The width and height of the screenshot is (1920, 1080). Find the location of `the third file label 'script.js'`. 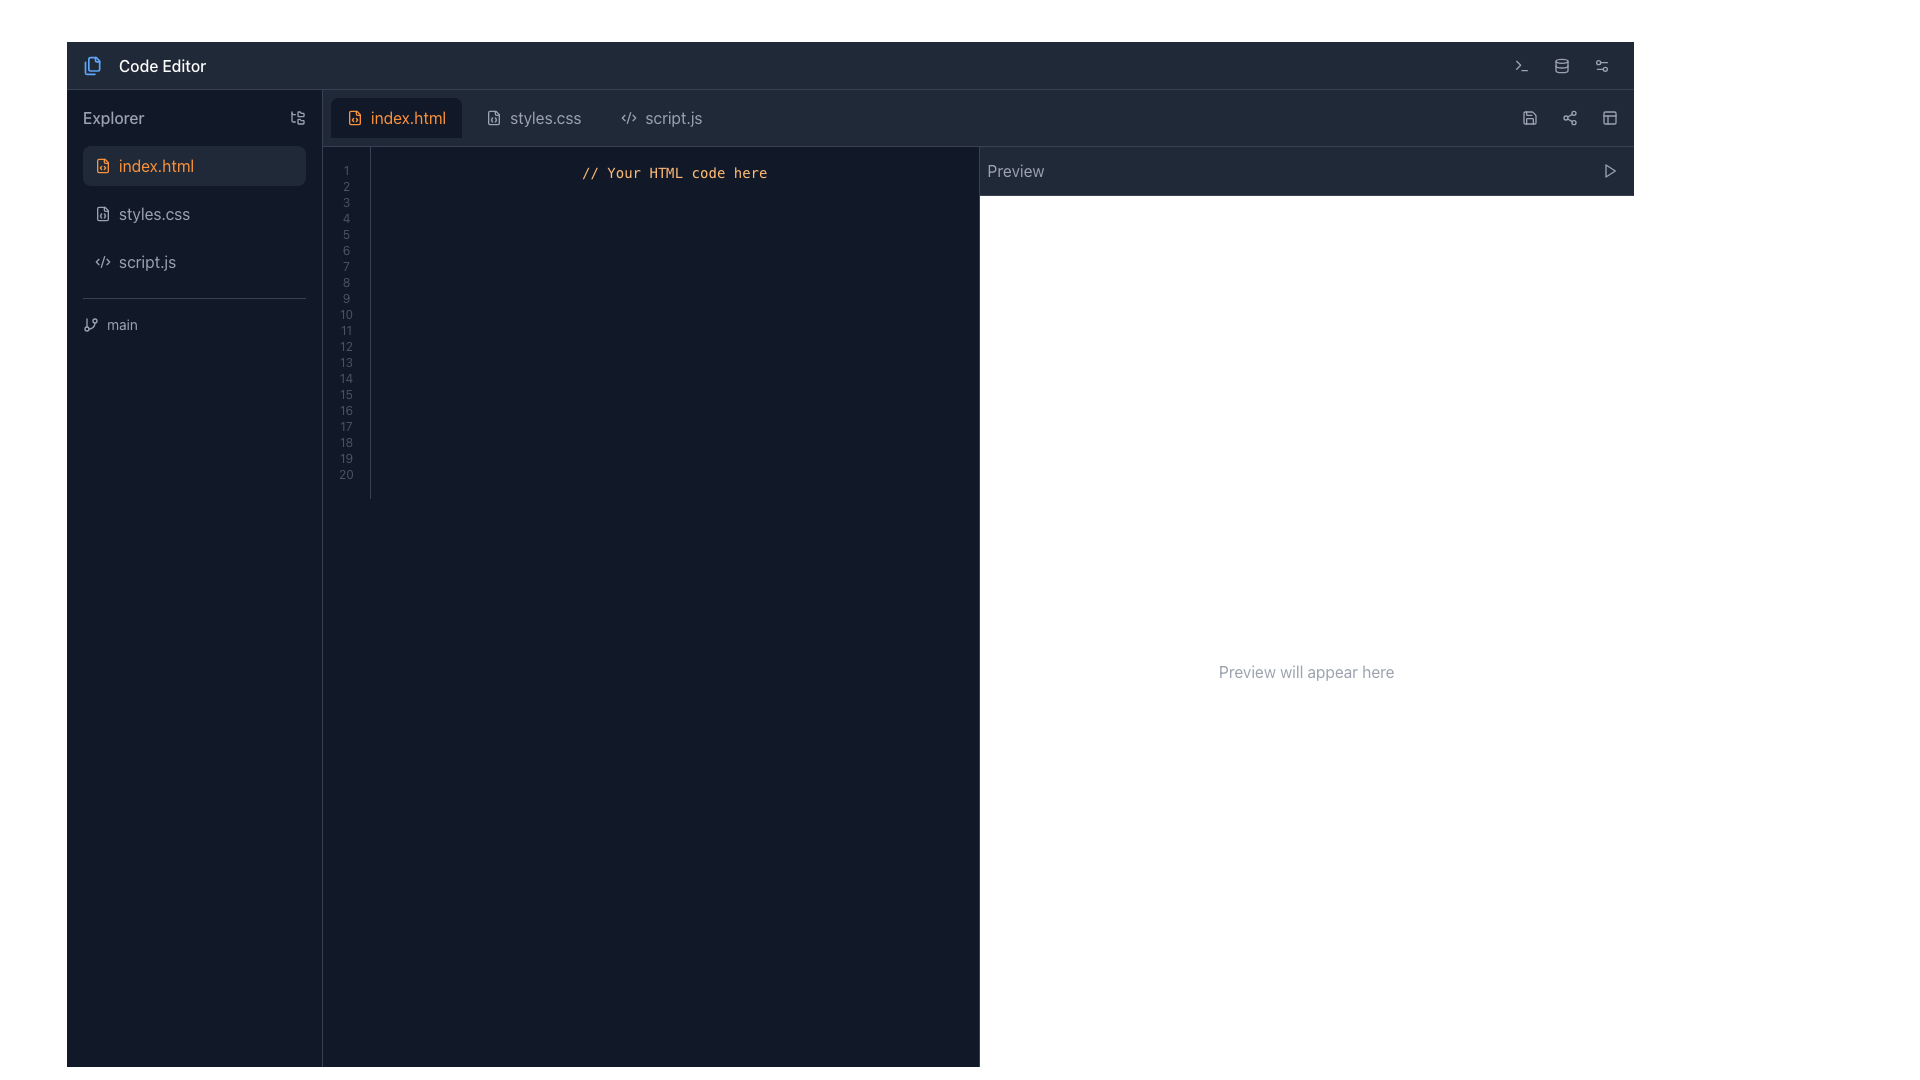

the third file label 'script.js' is located at coordinates (146, 261).